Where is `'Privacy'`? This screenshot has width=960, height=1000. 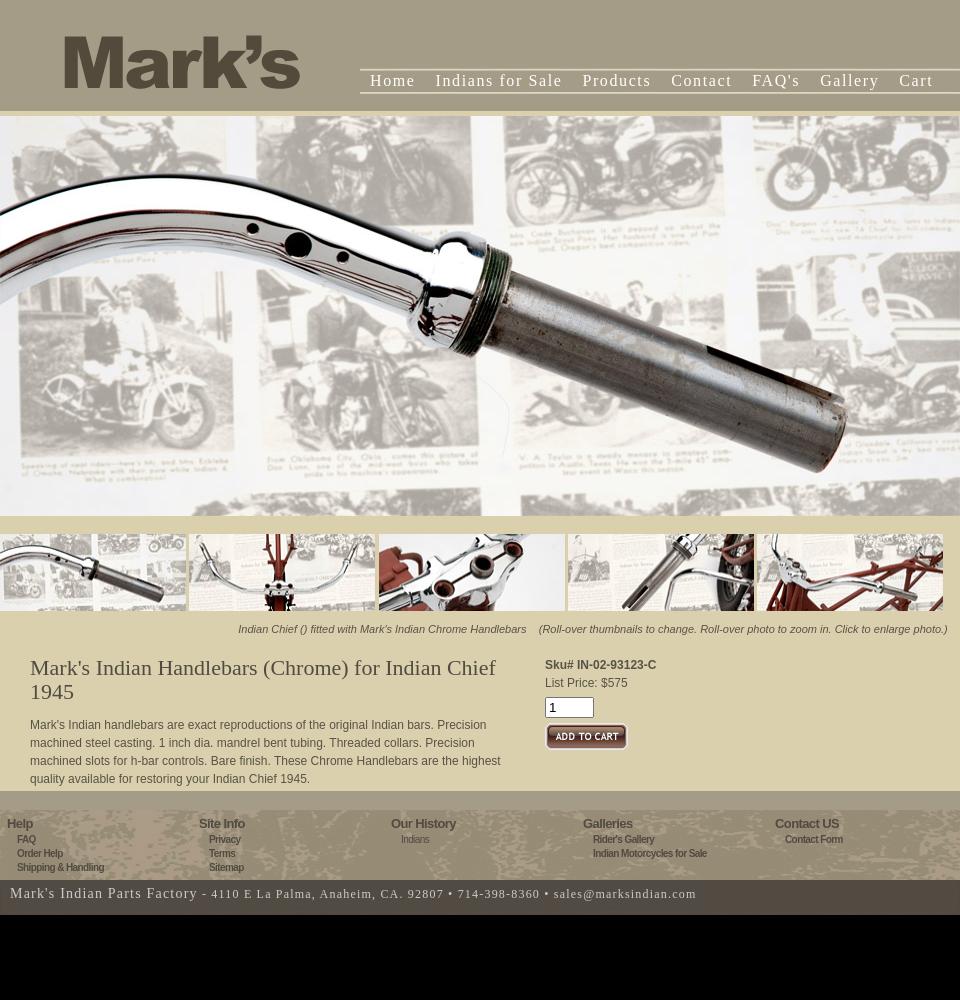 'Privacy' is located at coordinates (224, 838).